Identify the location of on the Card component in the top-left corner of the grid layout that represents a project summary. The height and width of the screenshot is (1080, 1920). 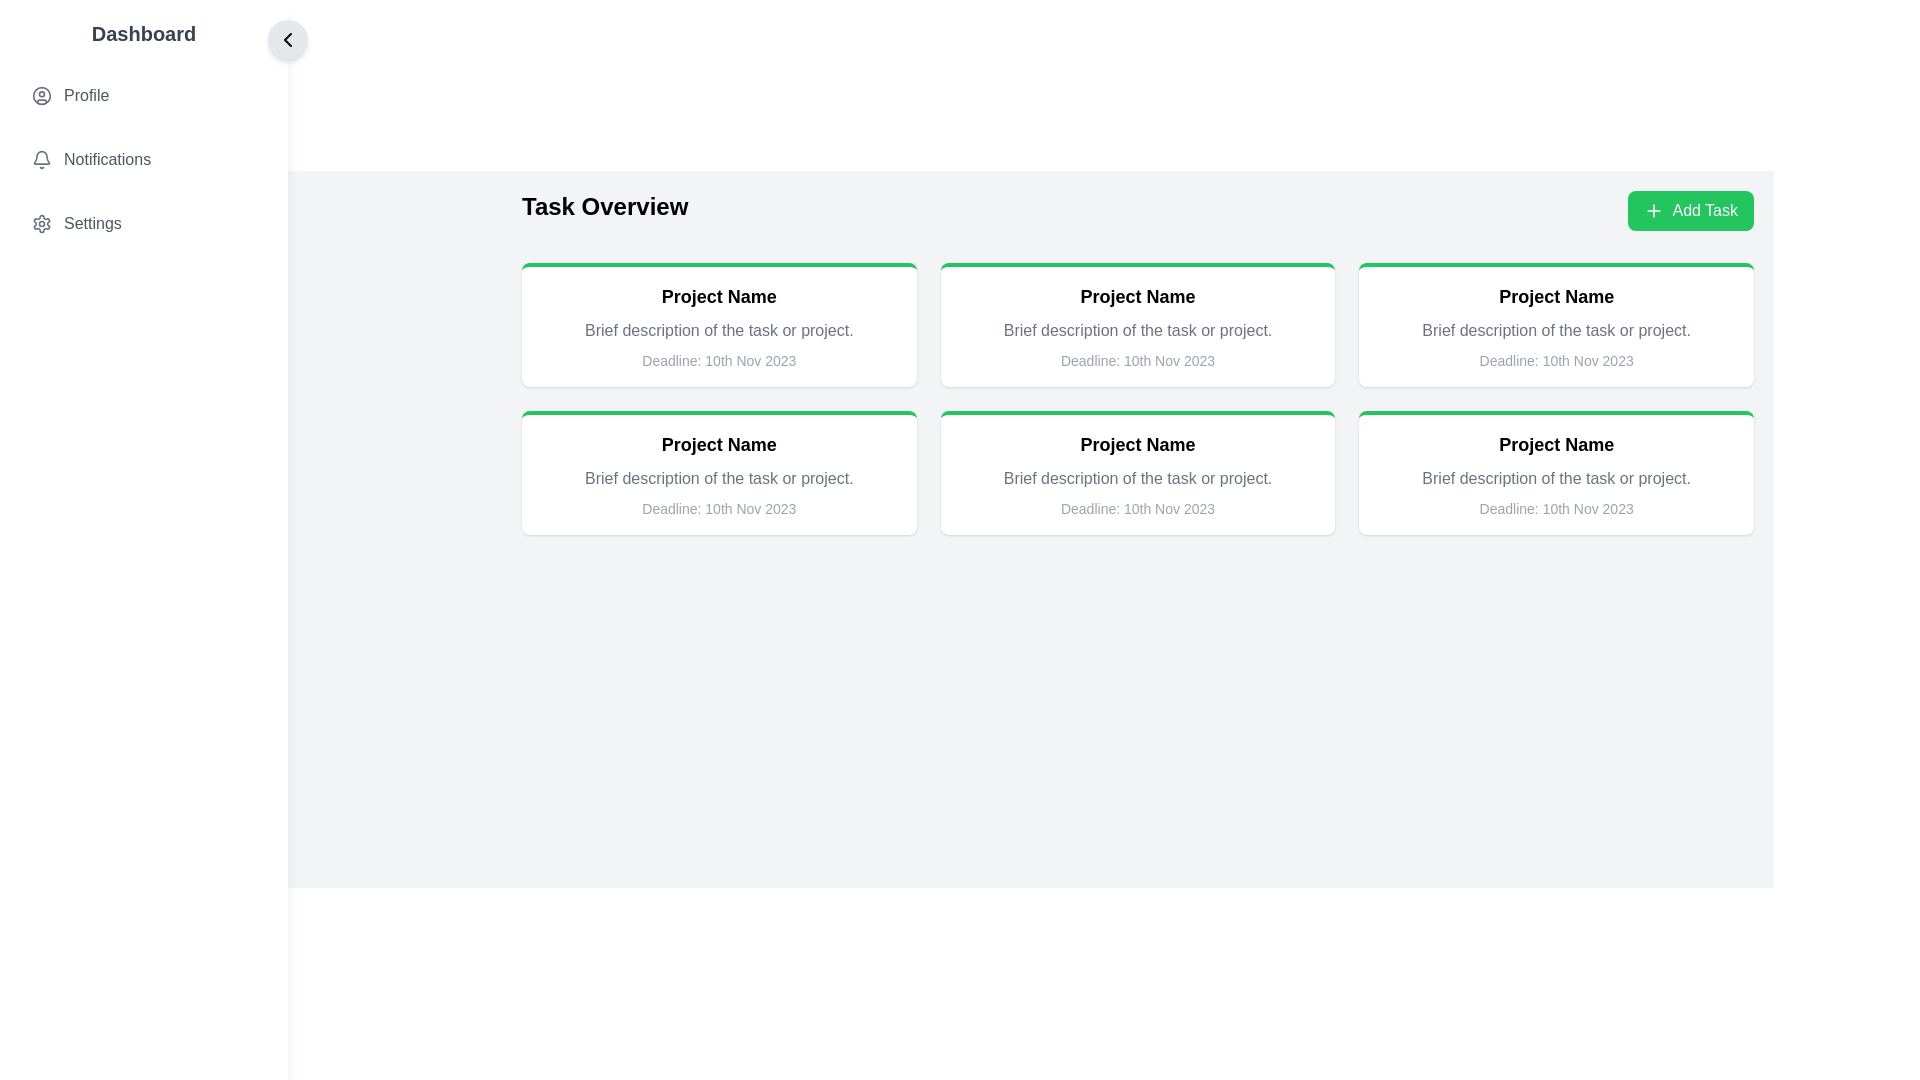
(719, 323).